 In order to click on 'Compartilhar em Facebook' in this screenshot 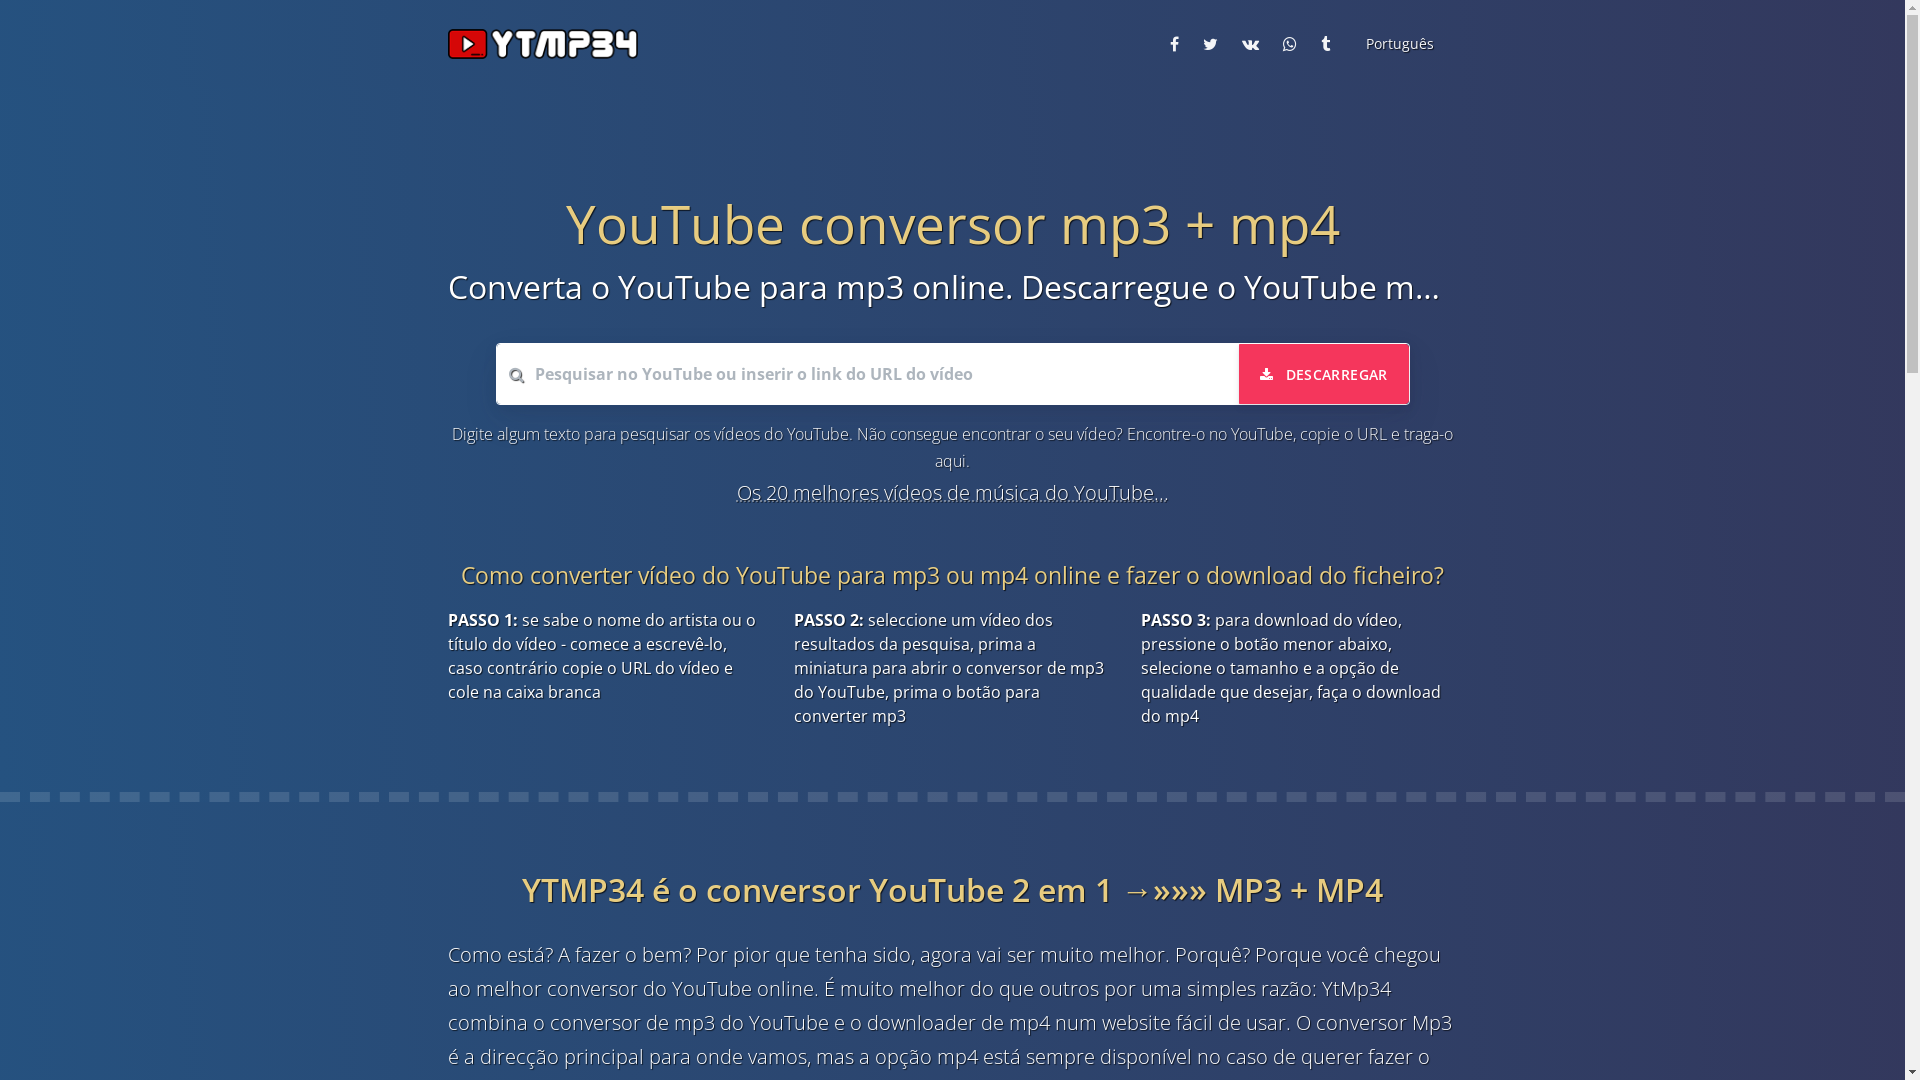, I will do `click(1161, 43)`.